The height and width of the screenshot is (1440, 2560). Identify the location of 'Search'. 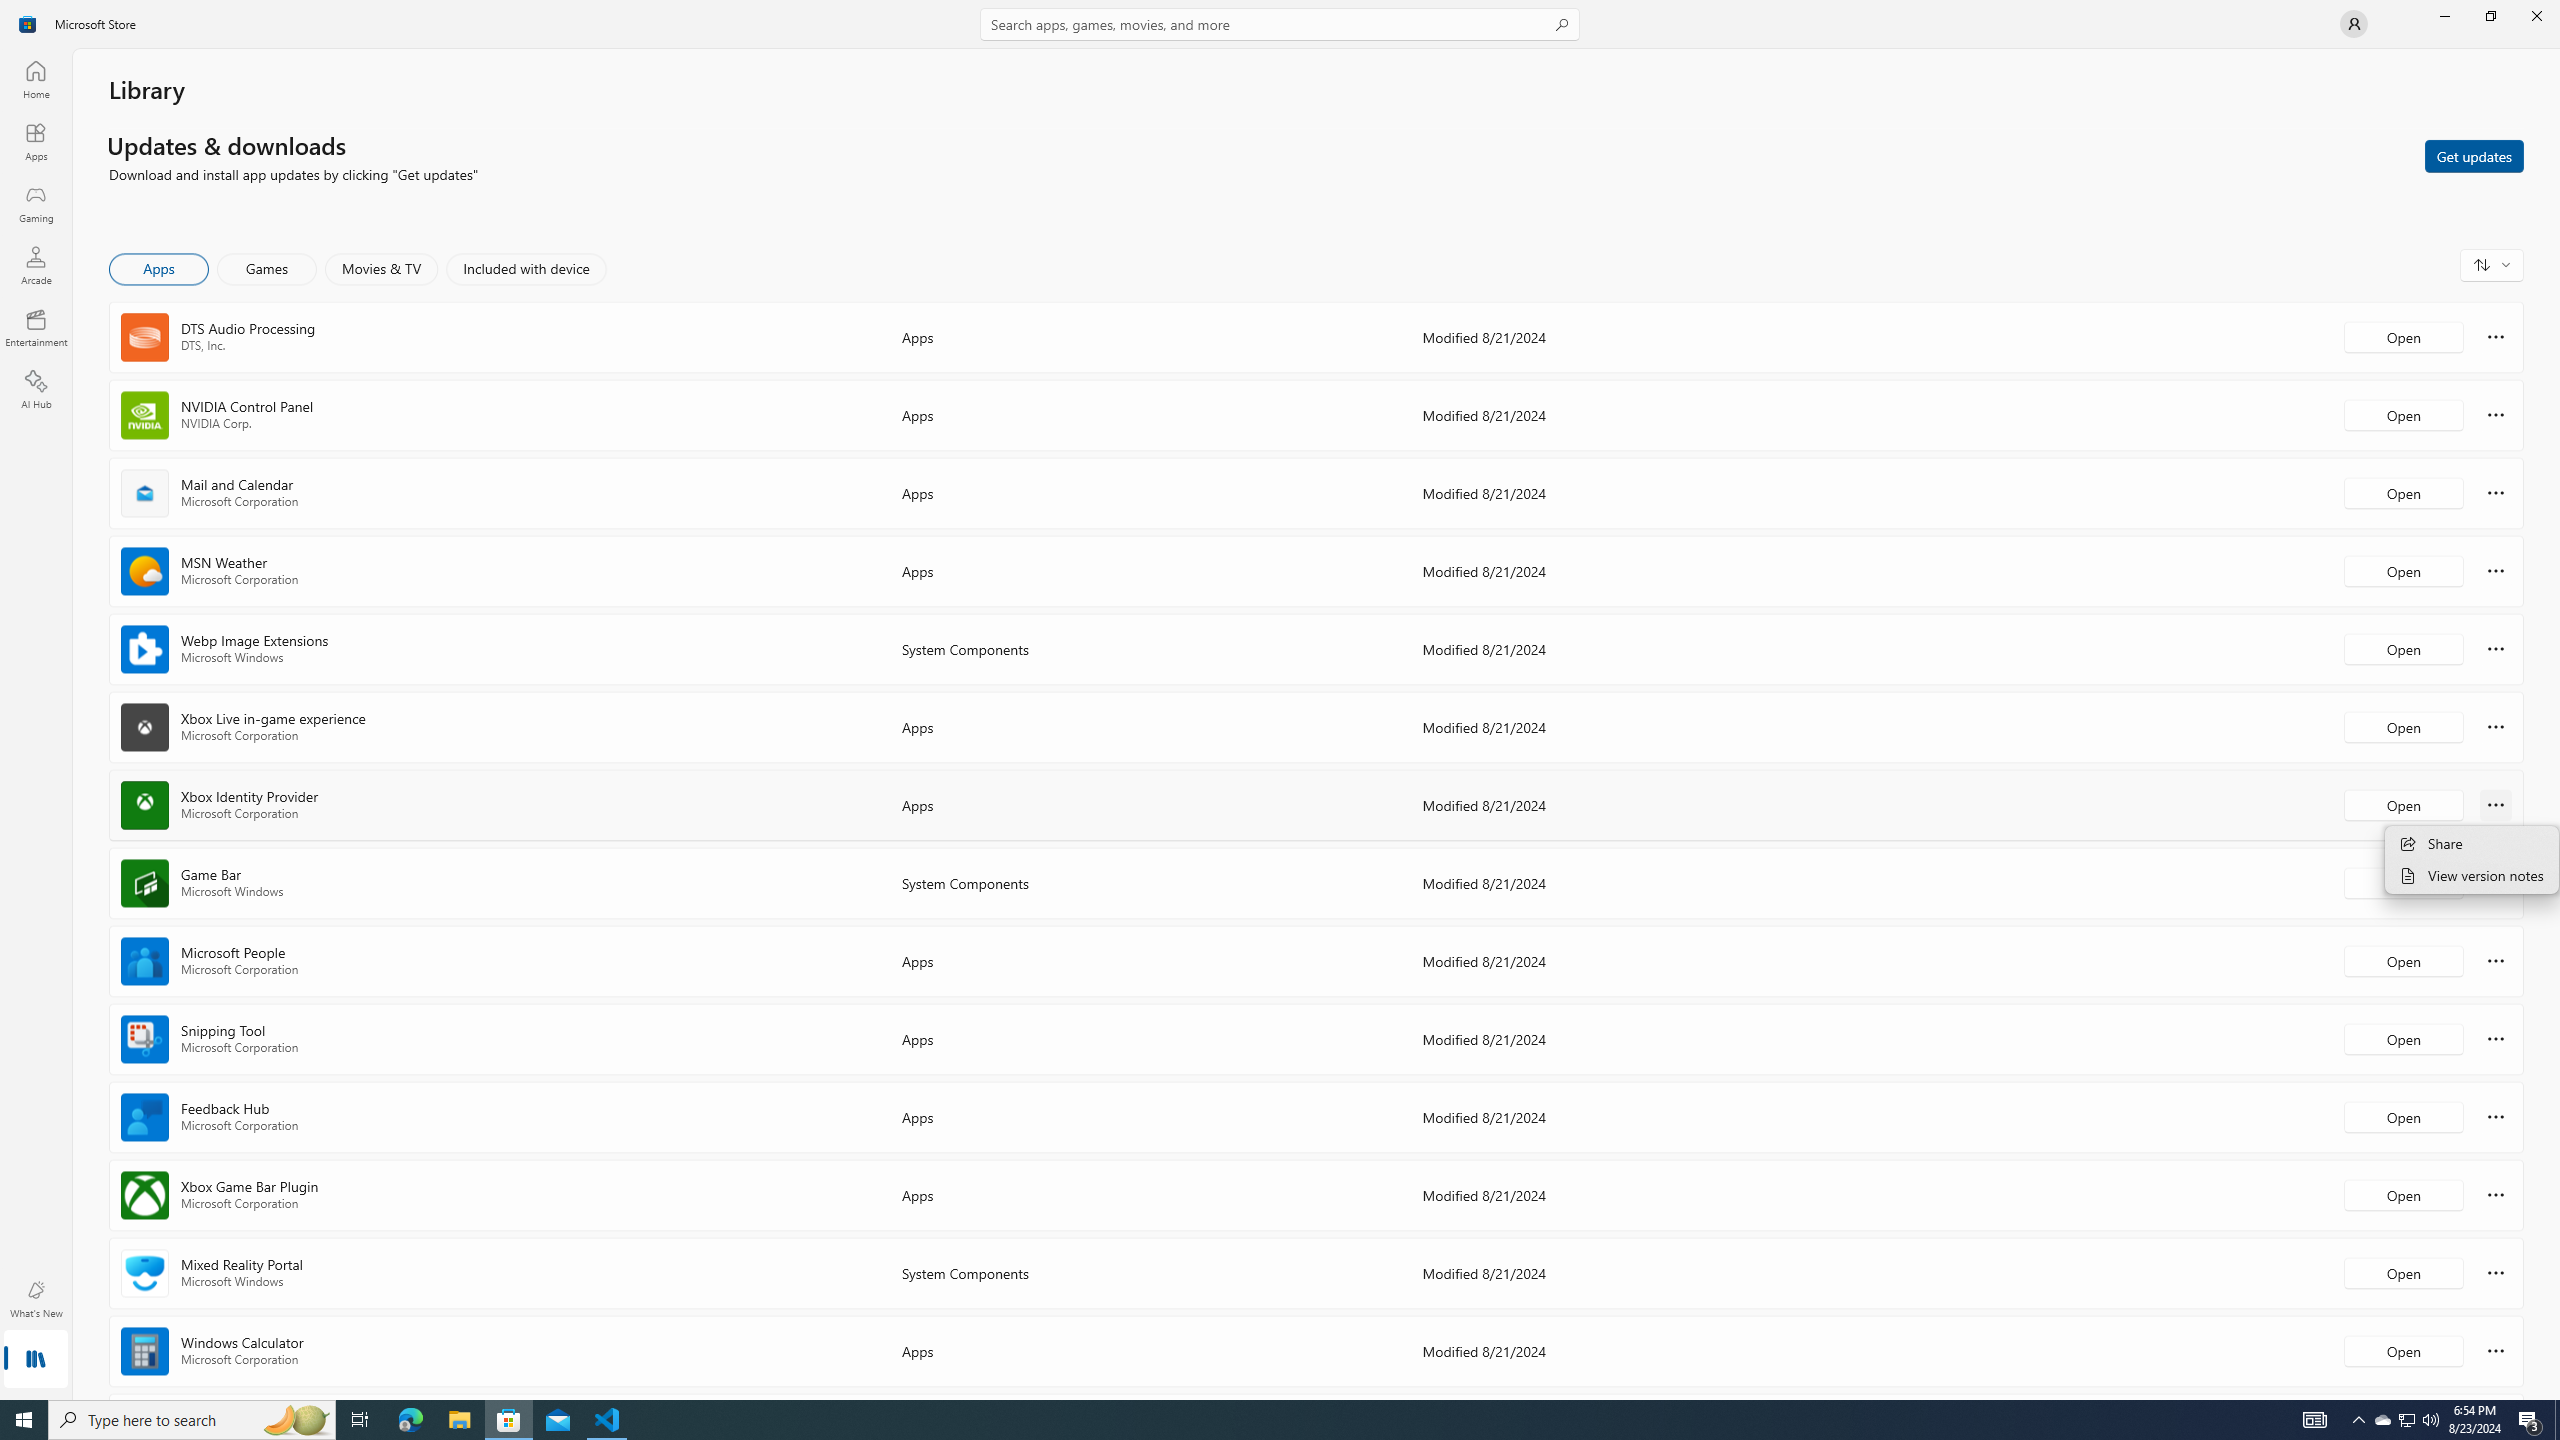
(1280, 23).